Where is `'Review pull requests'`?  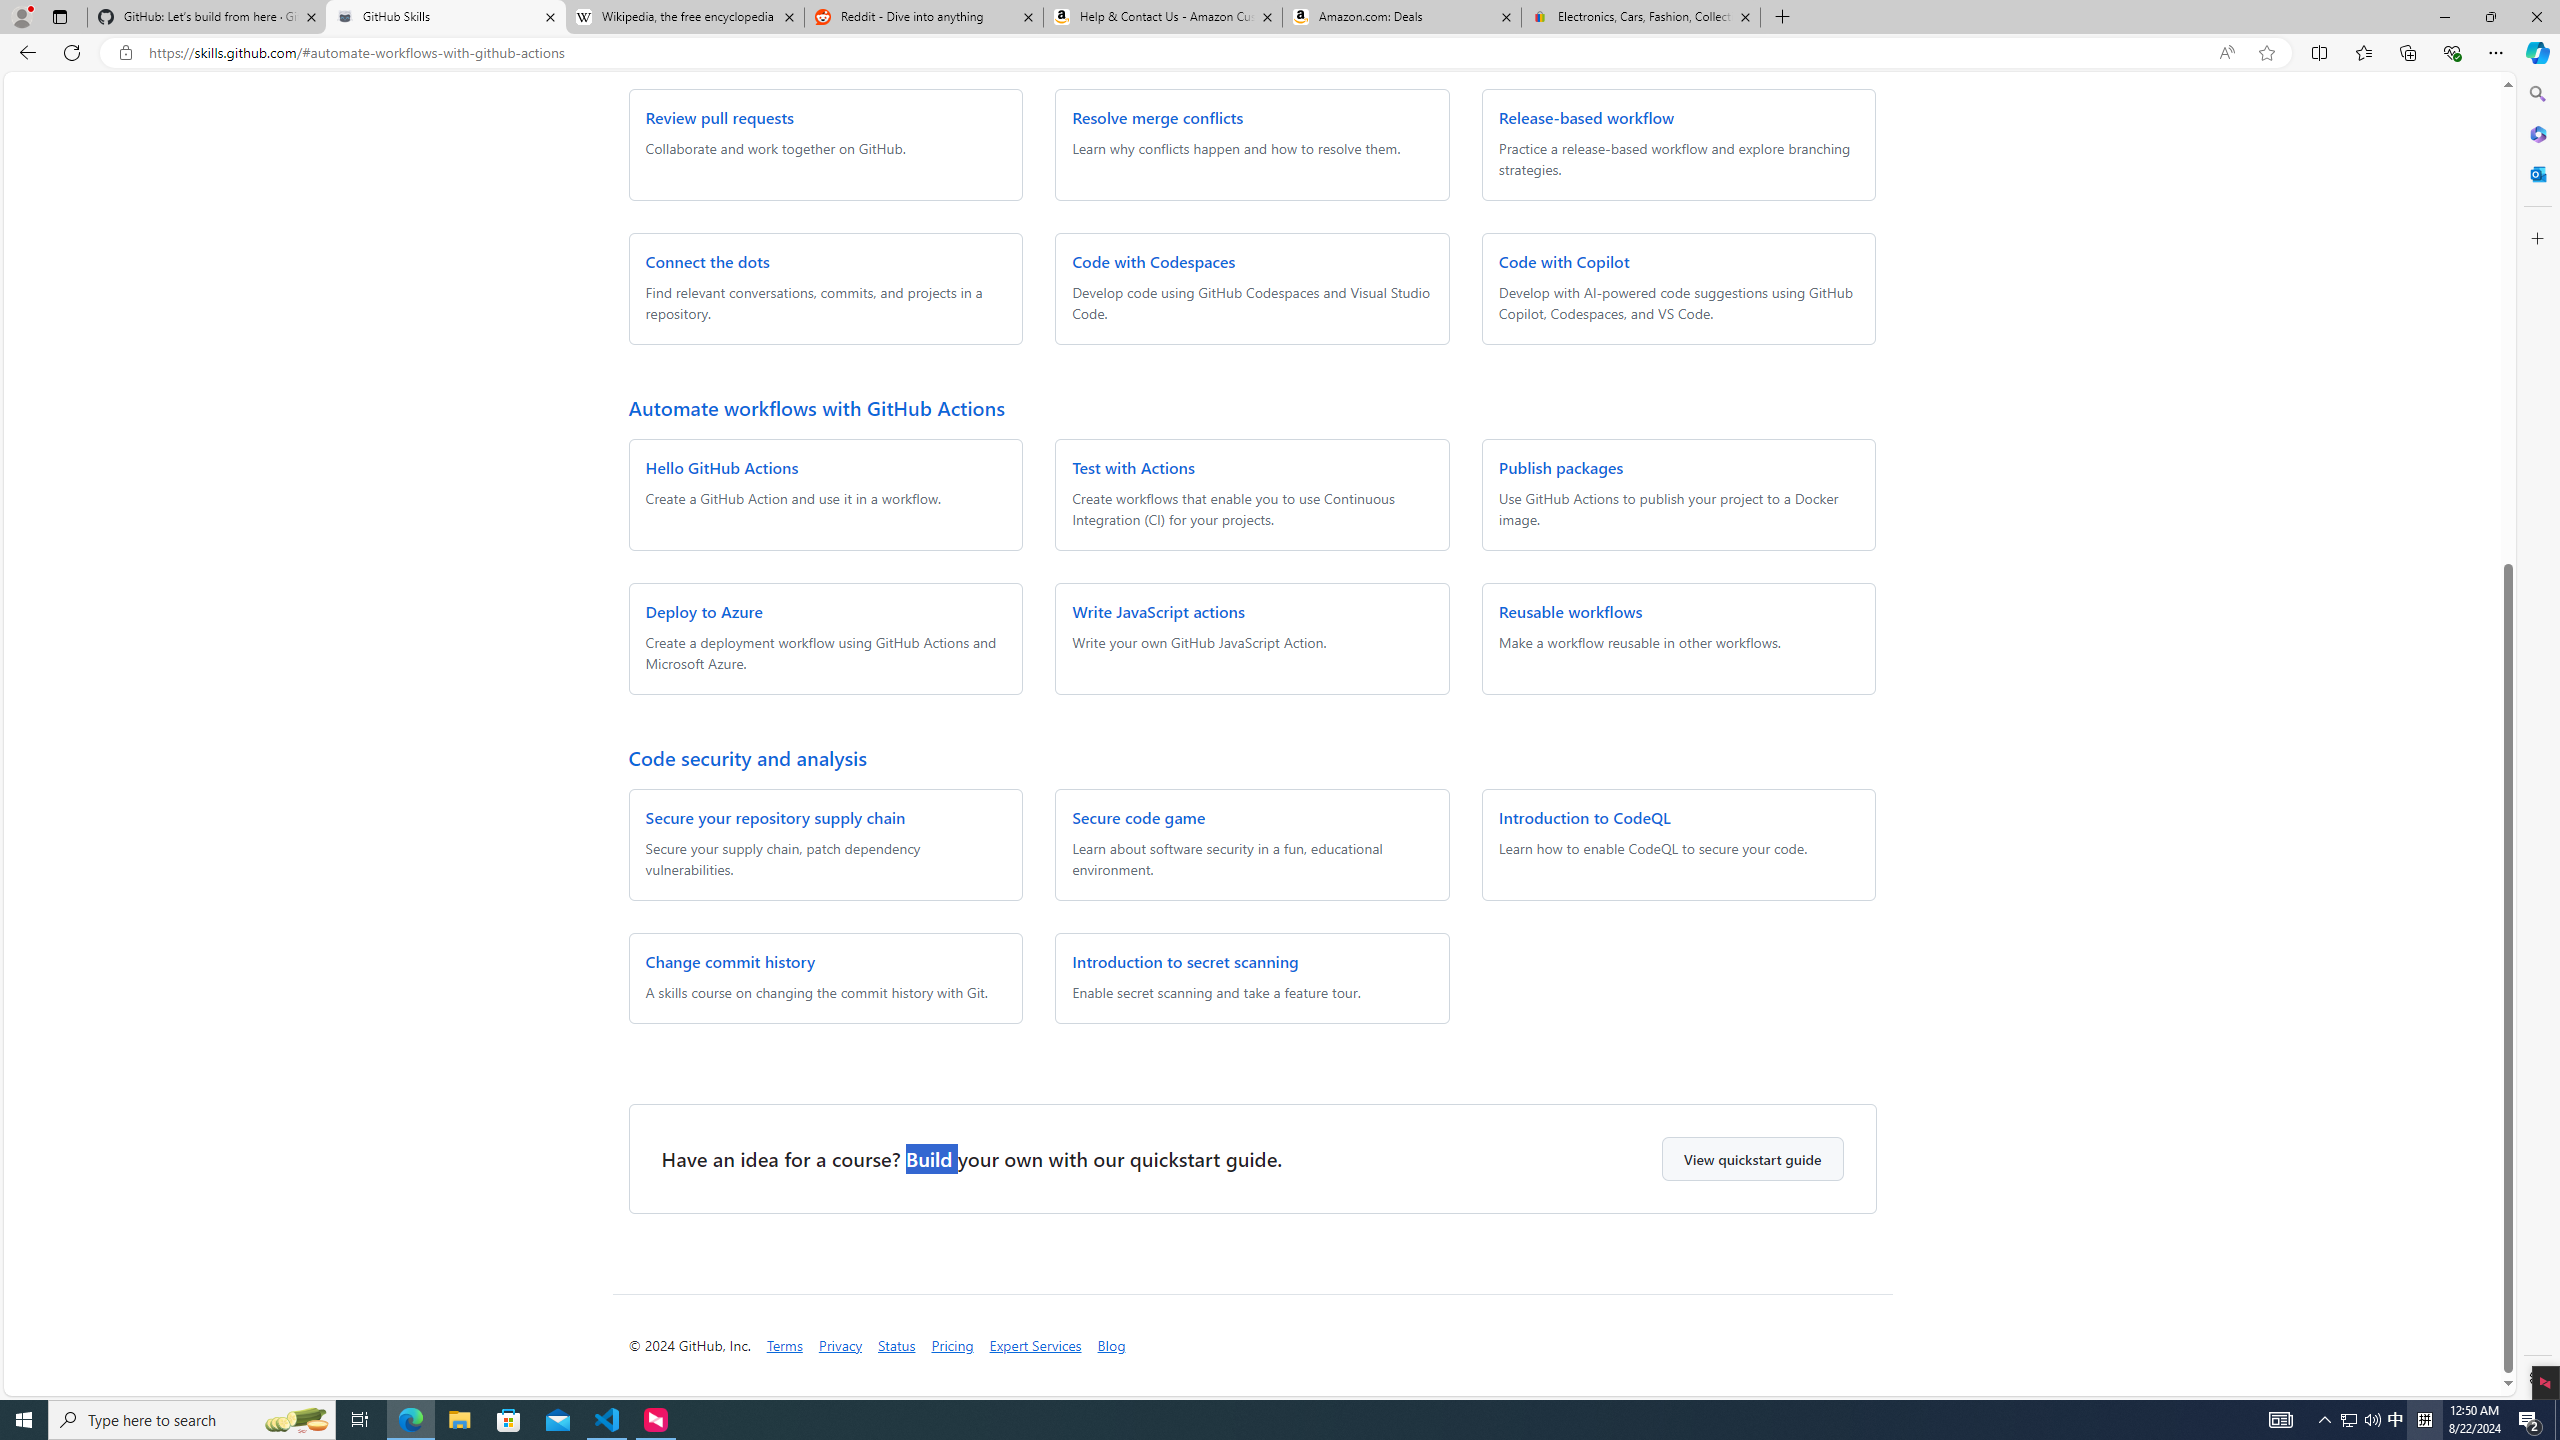
'Review pull requests' is located at coordinates (718, 116).